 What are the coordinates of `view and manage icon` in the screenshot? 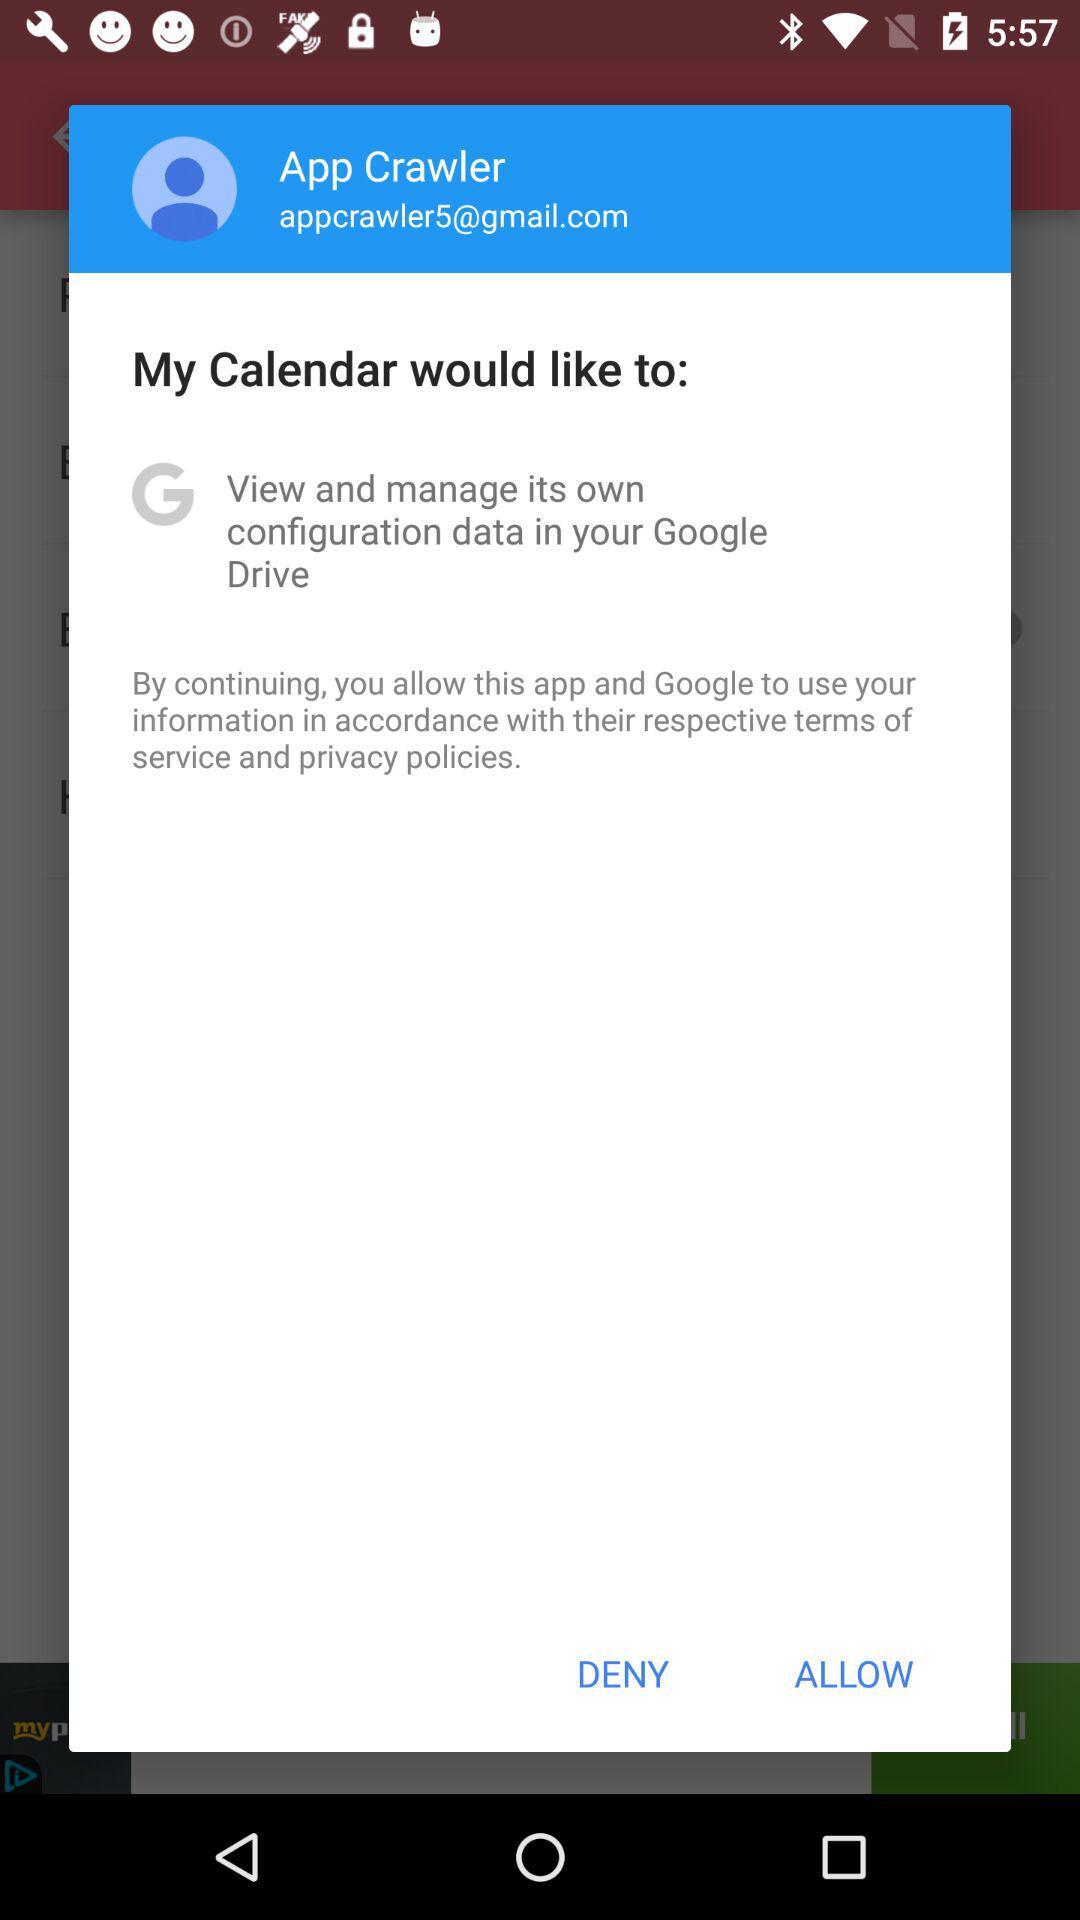 It's located at (540, 530).